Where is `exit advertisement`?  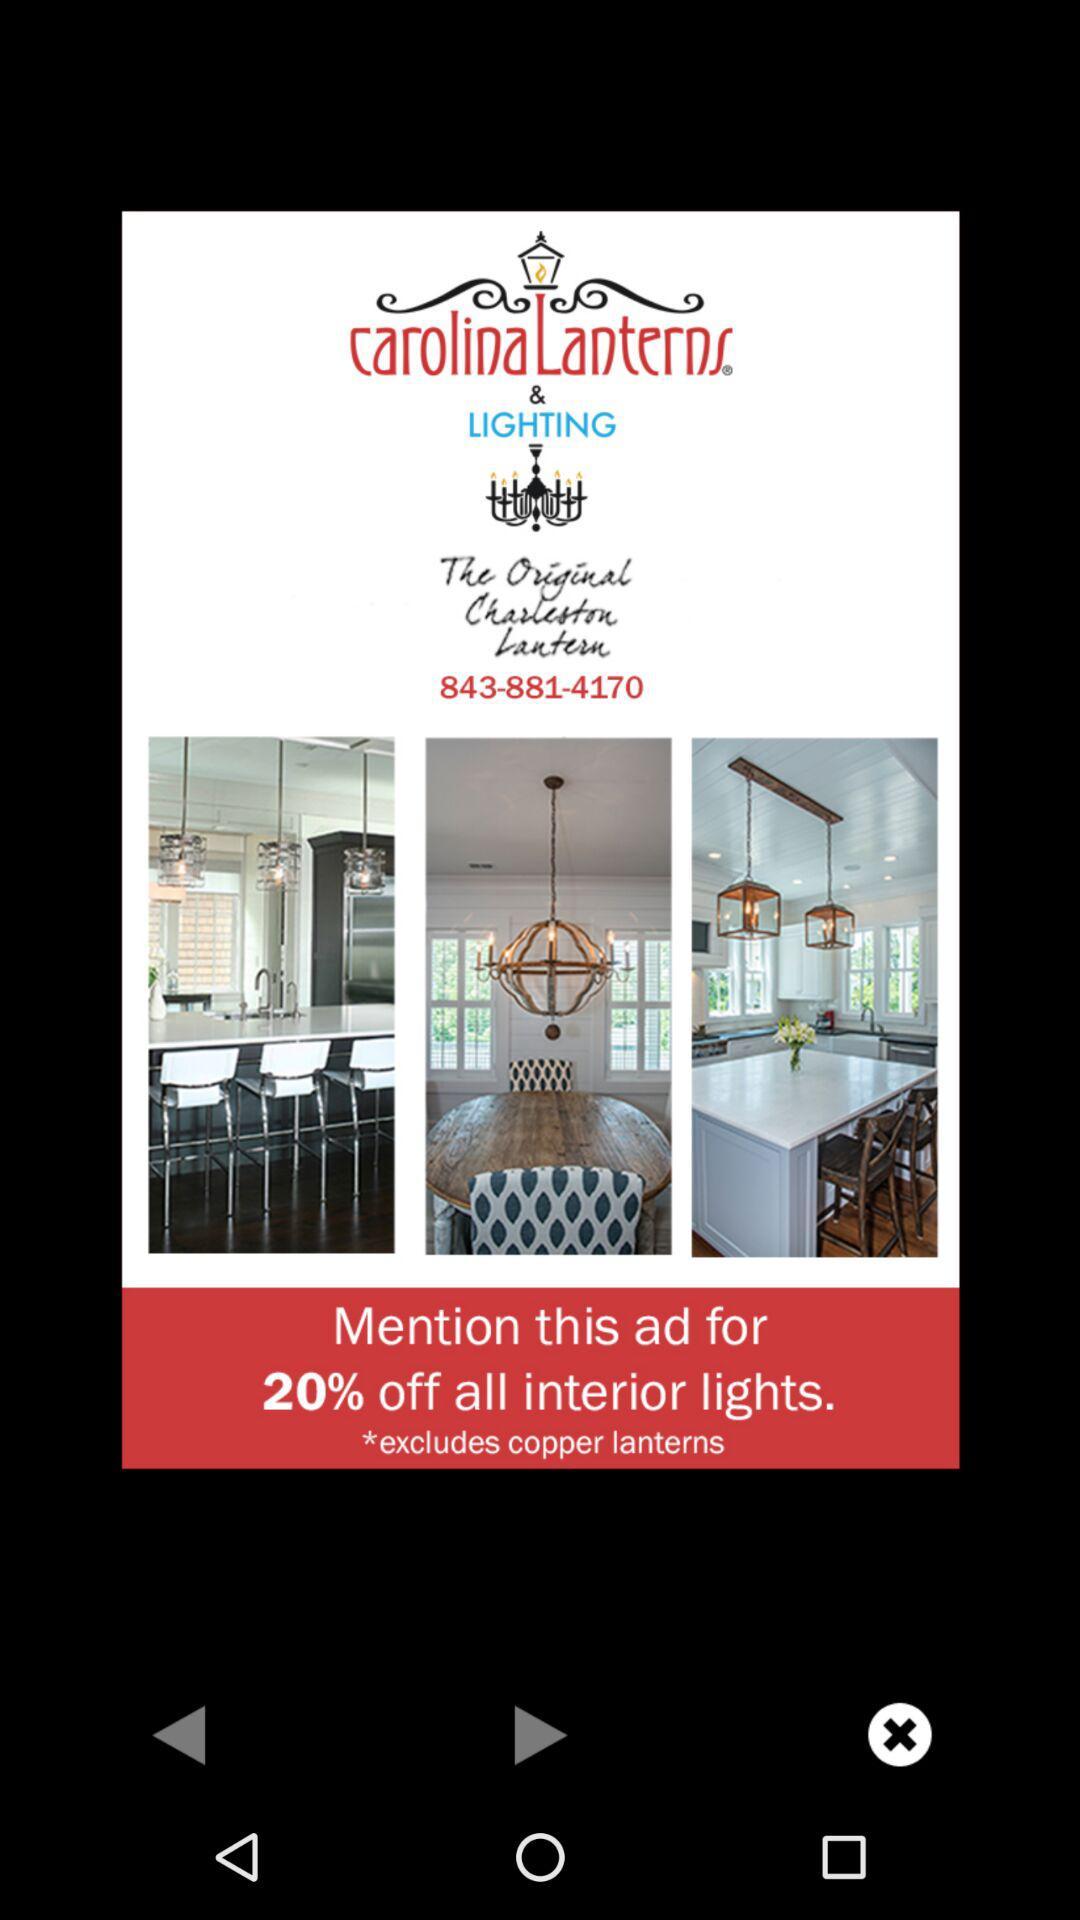 exit advertisement is located at coordinates (898, 1733).